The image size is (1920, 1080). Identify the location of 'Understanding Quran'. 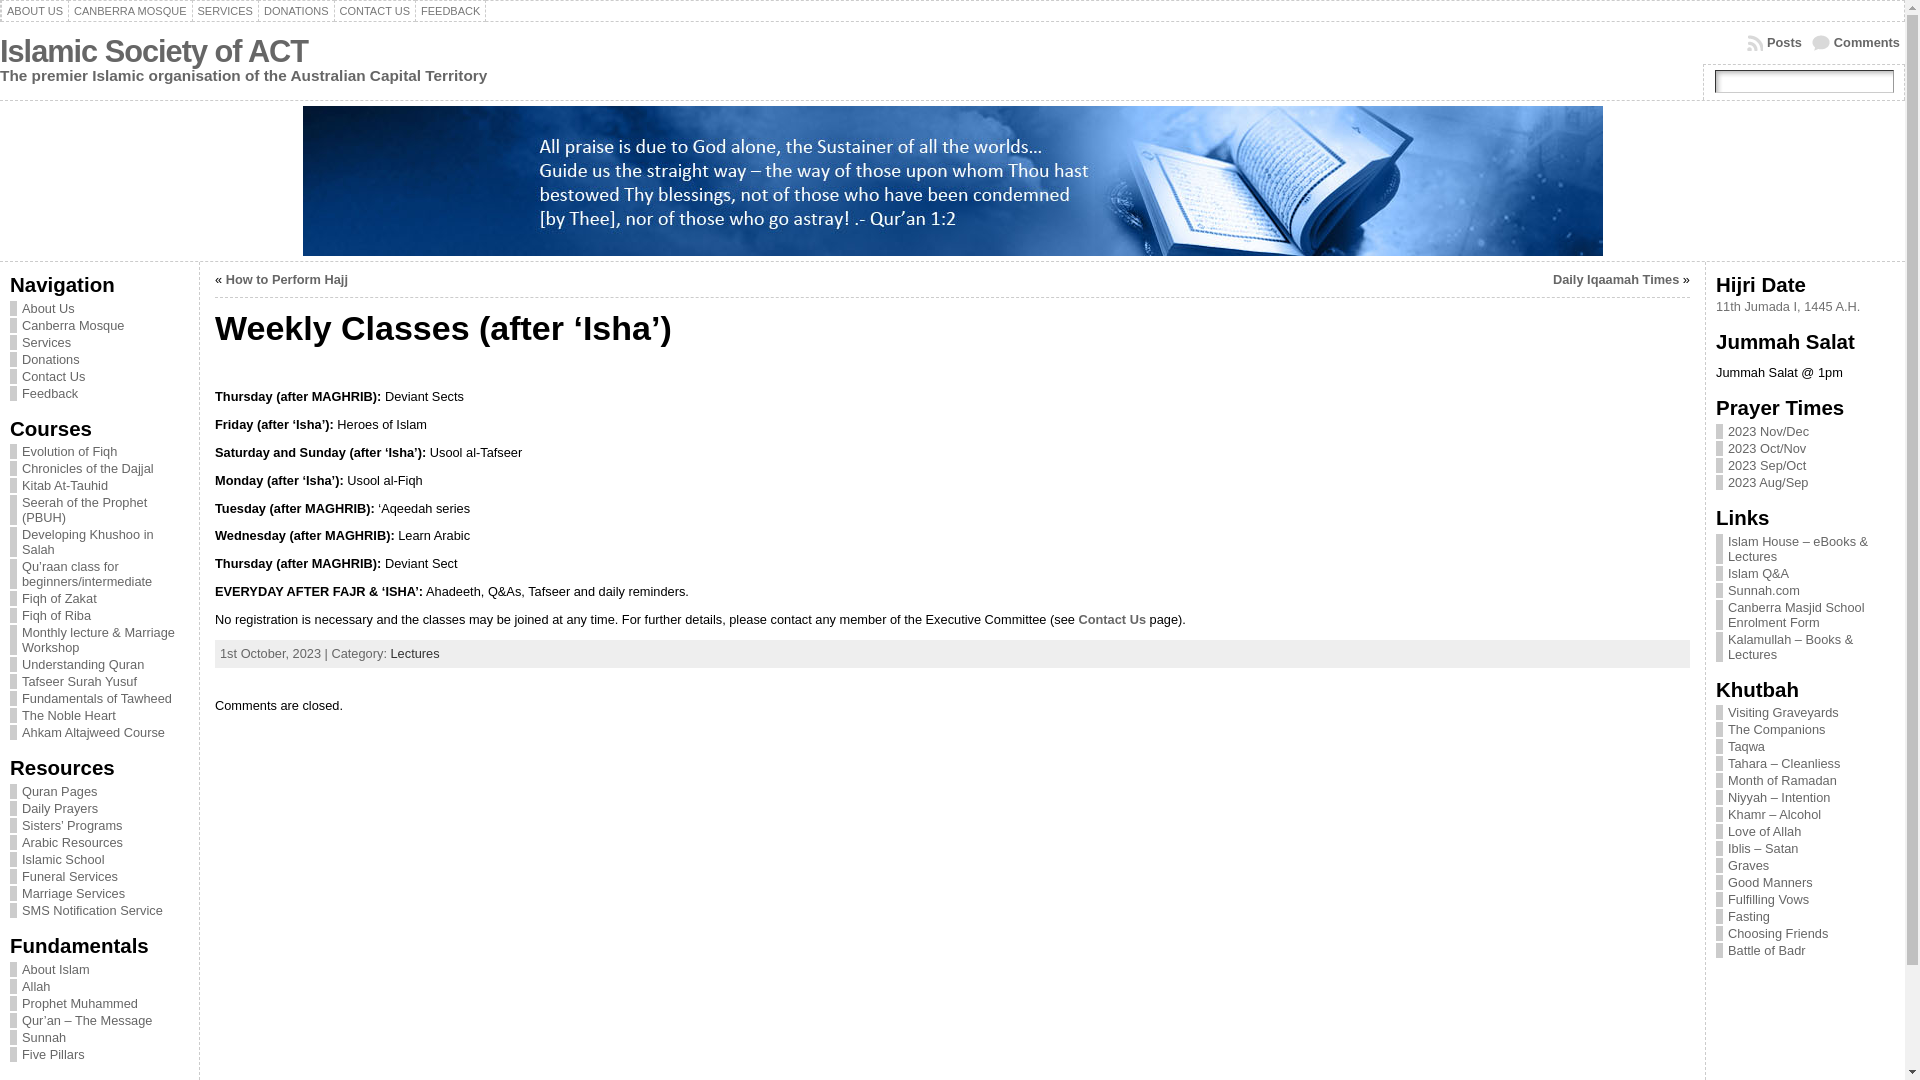
(98, 664).